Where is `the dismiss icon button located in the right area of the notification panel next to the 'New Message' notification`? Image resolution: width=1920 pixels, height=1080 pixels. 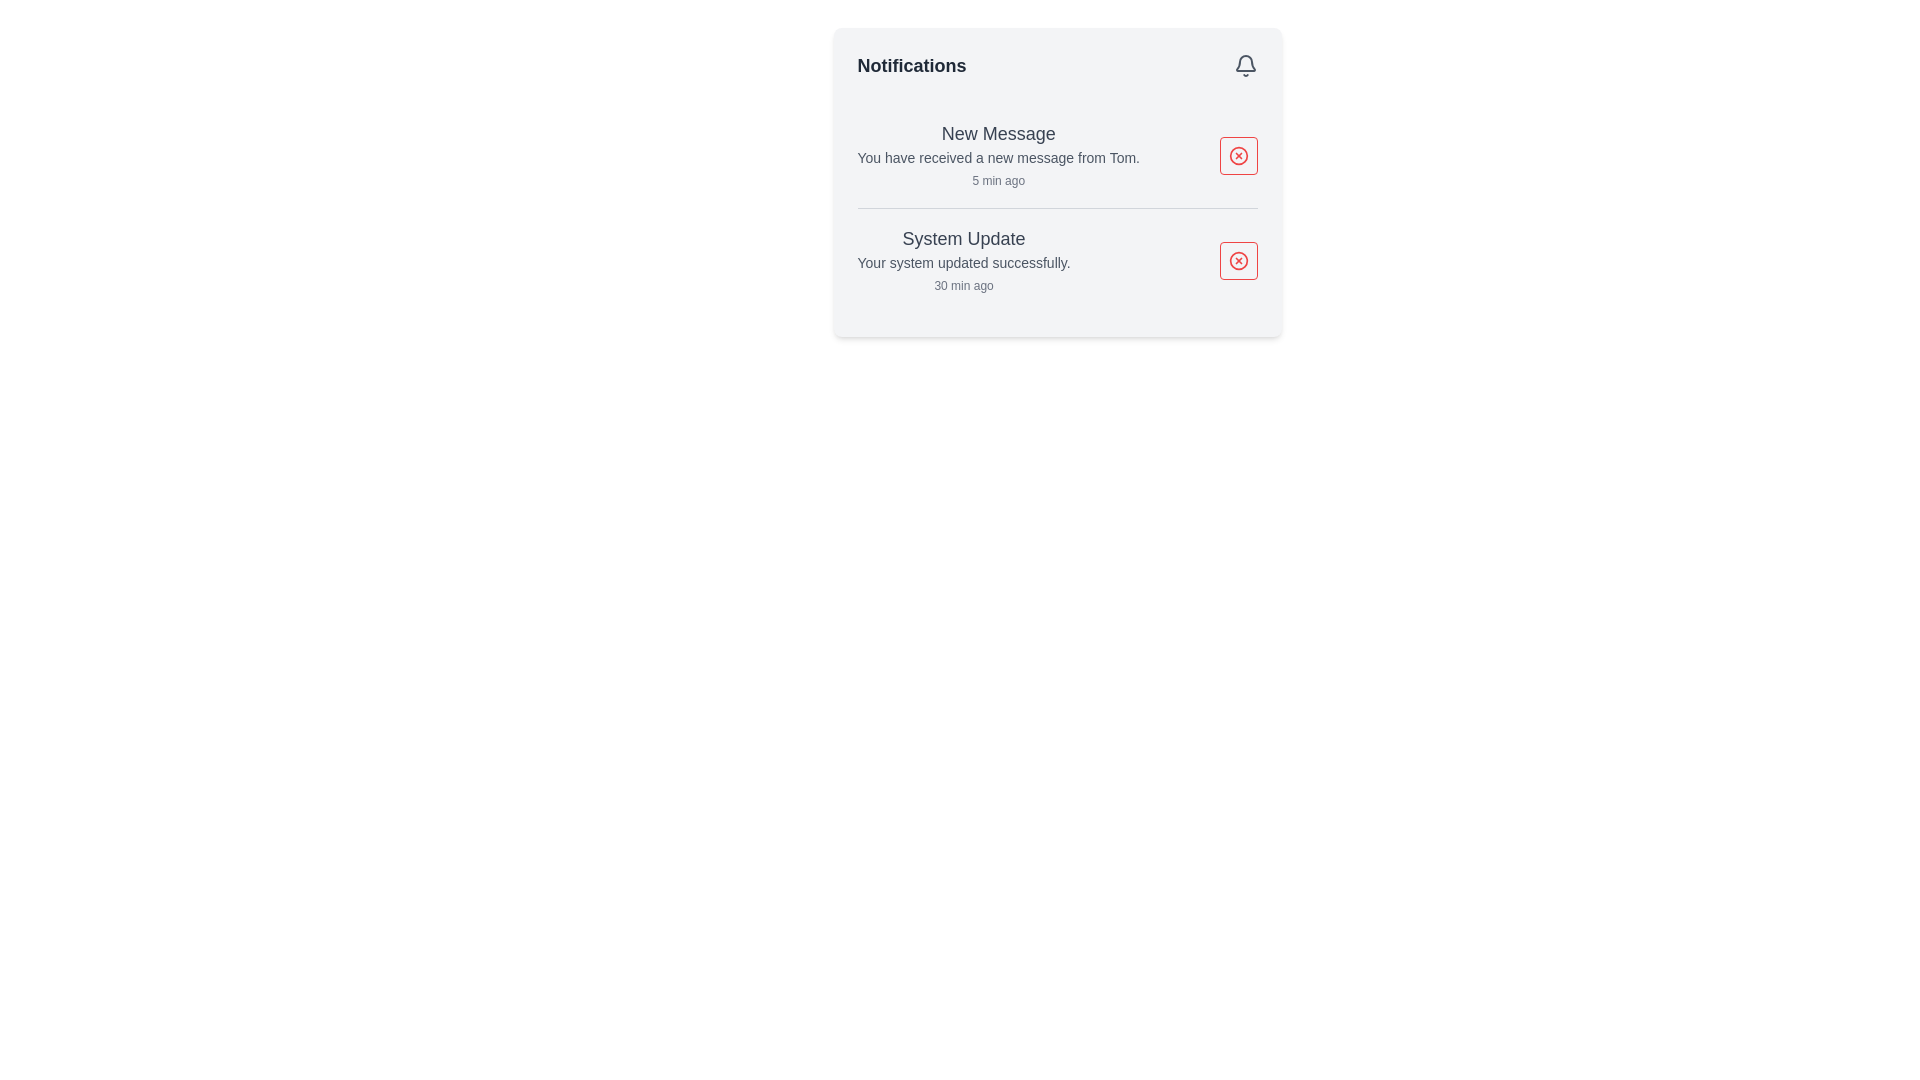 the dismiss icon button located in the right area of the notification panel next to the 'New Message' notification is located at coordinates (1237, 154).